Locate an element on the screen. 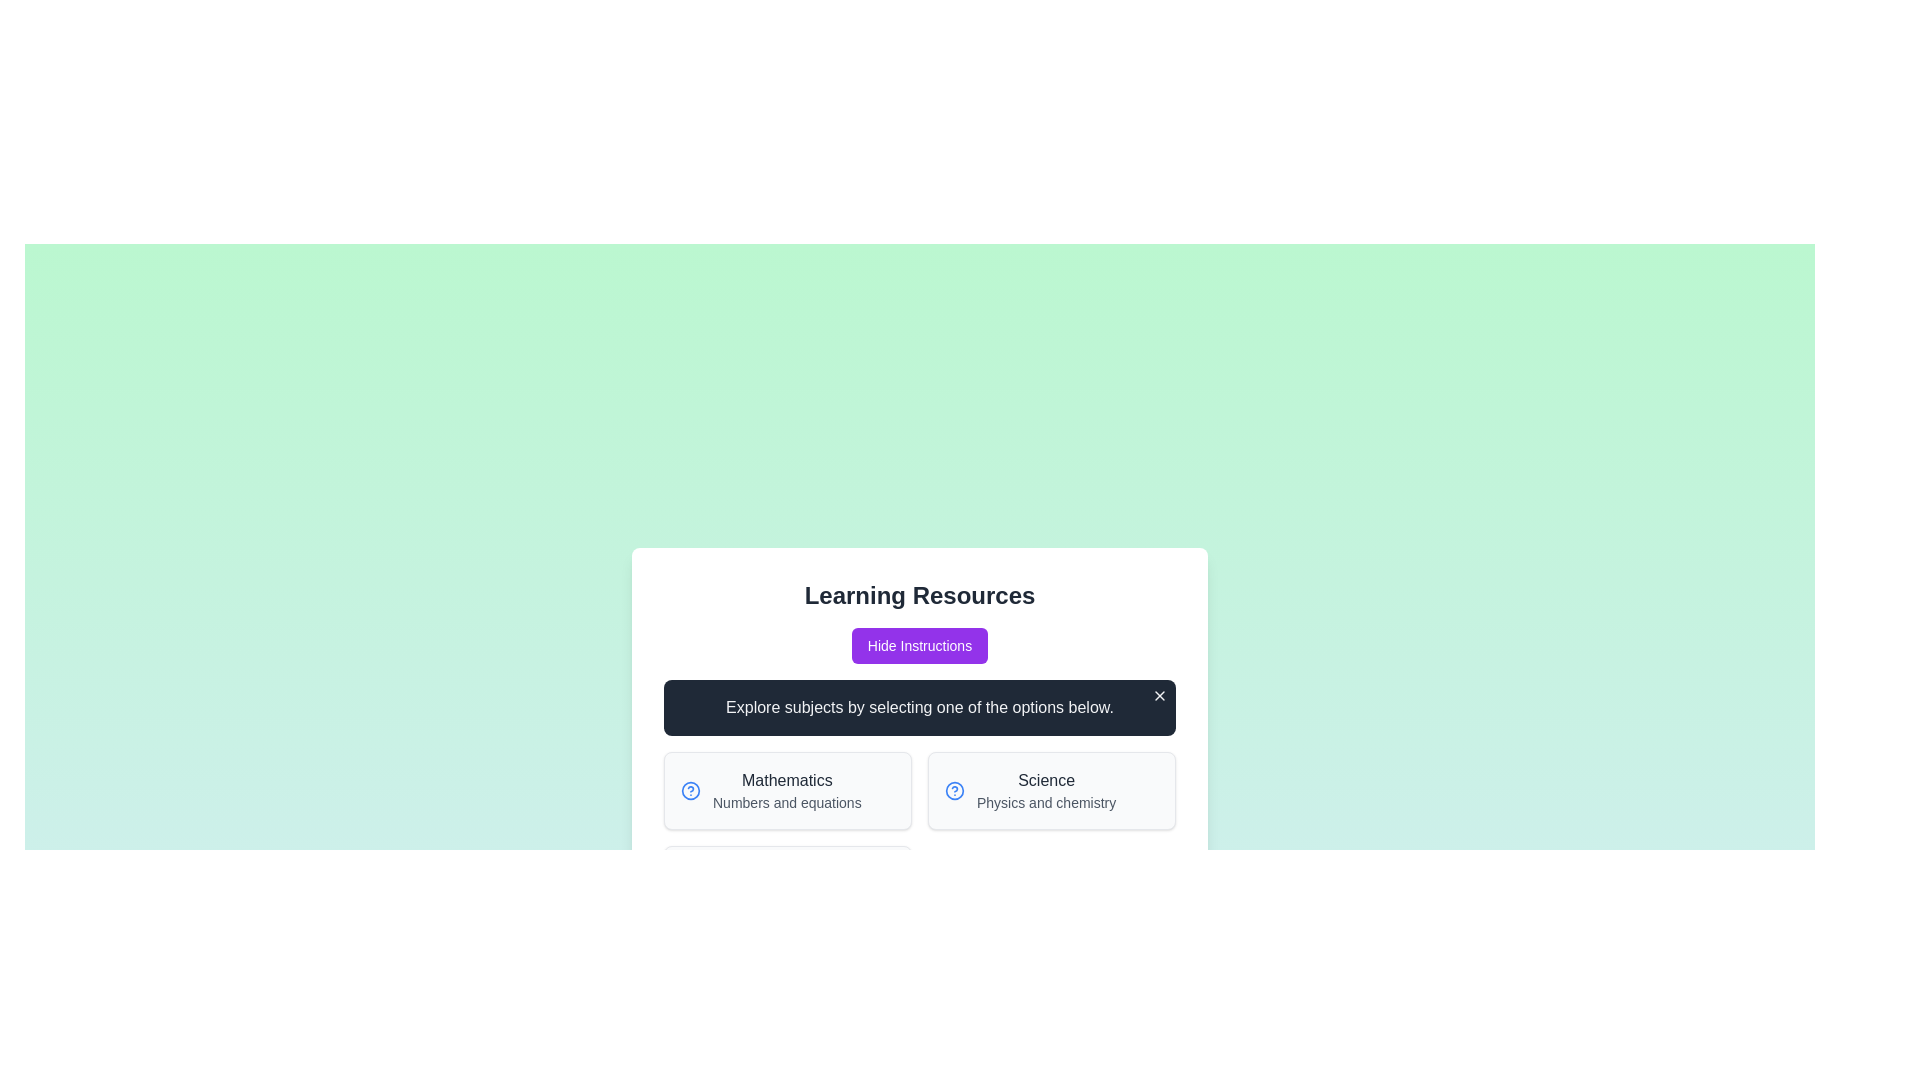 Image resolution: width=1920 pixels, height=1080 pixels. the button that hides instructions, located below the 'Learning Resources' header and above the dark box containing 'Explore subjects by selecting one of the options below.' is located at coordinates (919, 645).